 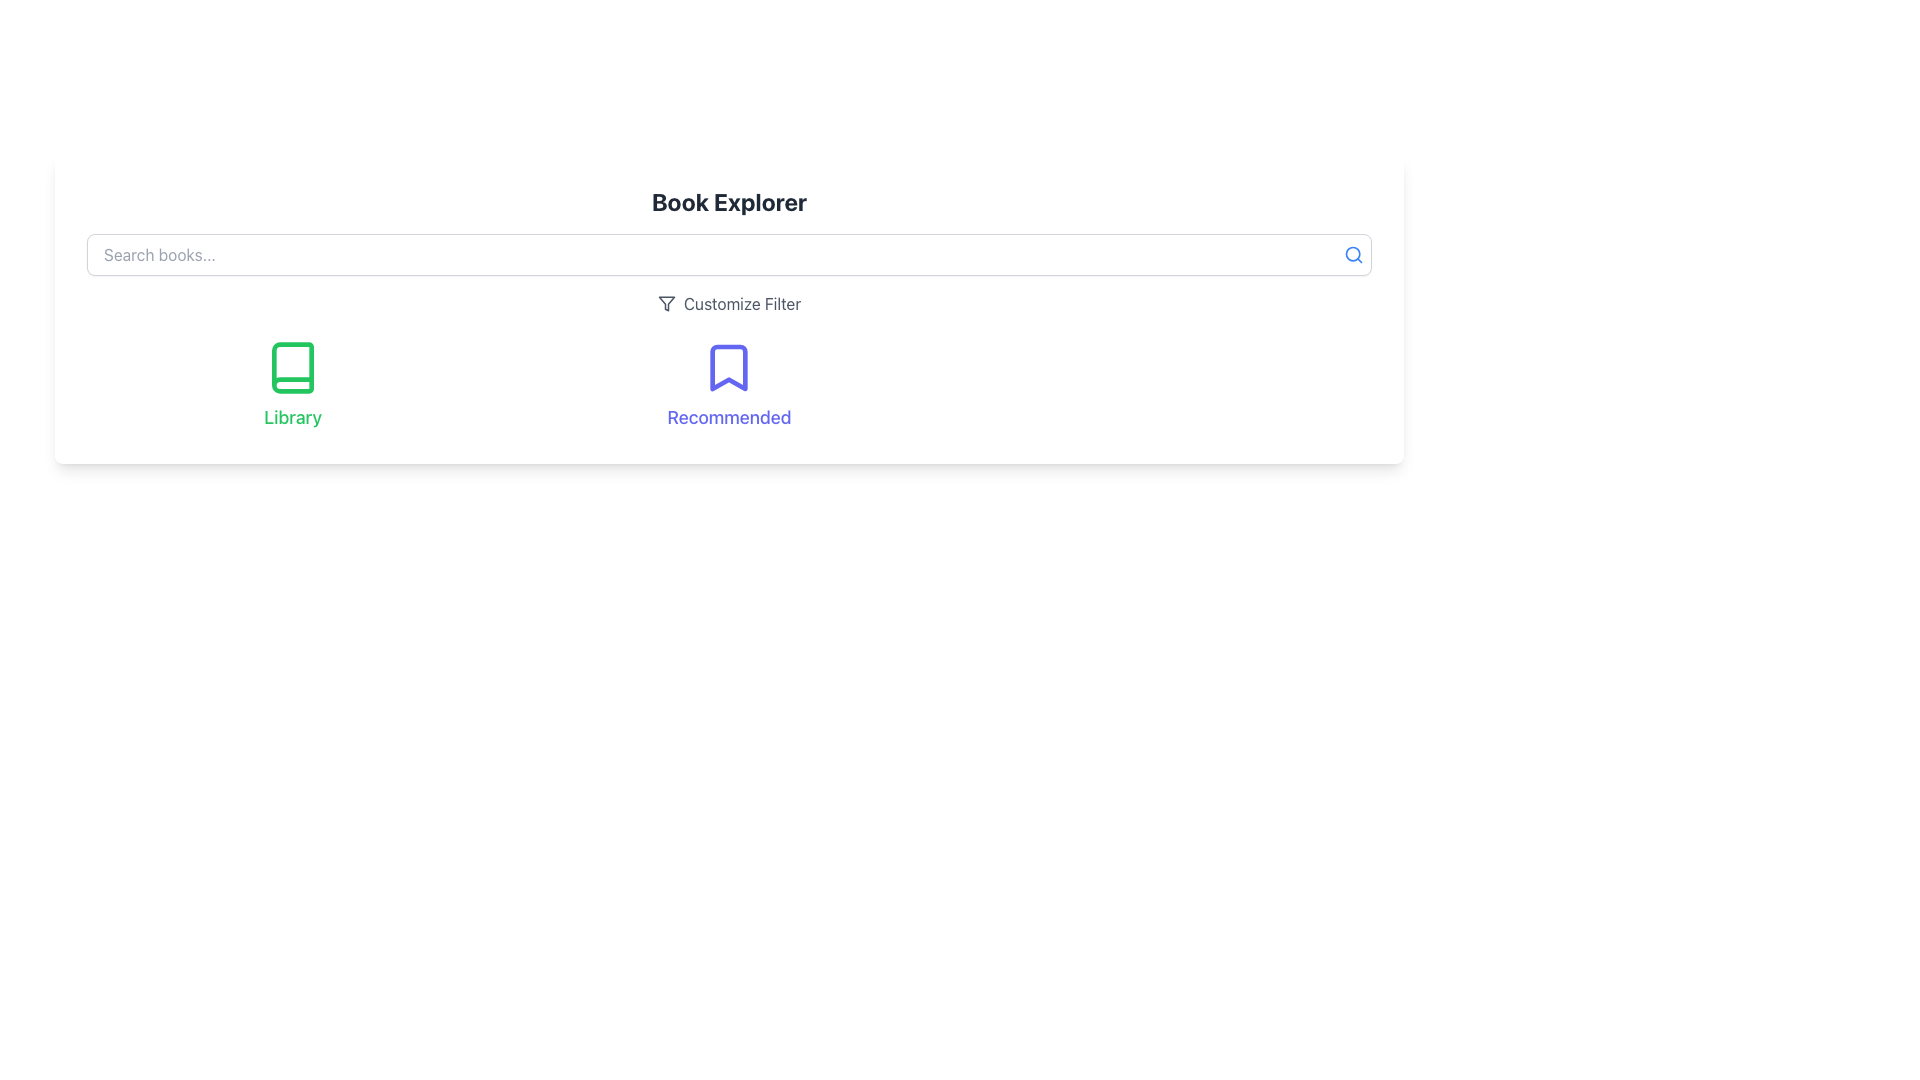 I want to click on the filter customization button located below the 'Book Explorer' header to change its color, so click(x=728, y=304).